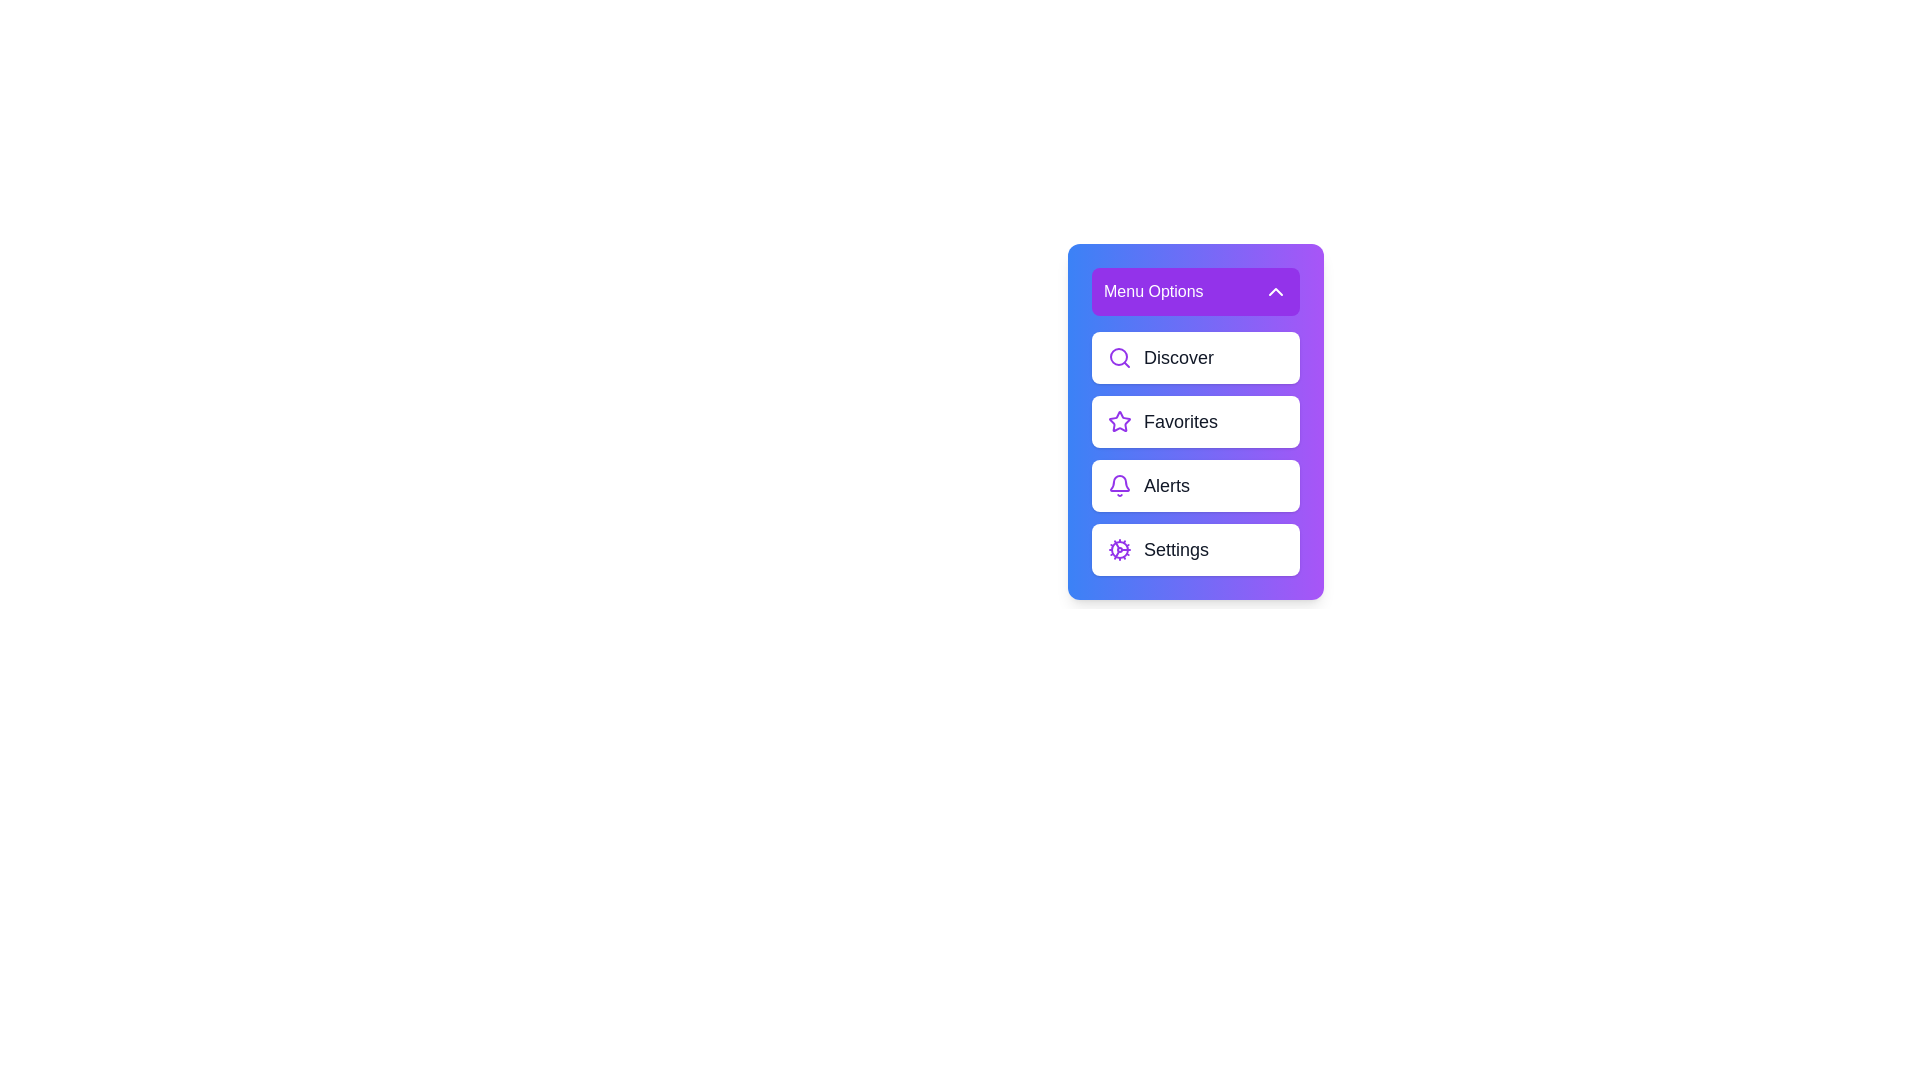 This screenshot has height=1080, width=1920. Describe the element at coordinates (1195, 420) in the screenshot. I see `the 'Favorites' navigation button, which is the second item in the vertical list of menu options, located between 'Discover' and 'Alerts'` at that location.